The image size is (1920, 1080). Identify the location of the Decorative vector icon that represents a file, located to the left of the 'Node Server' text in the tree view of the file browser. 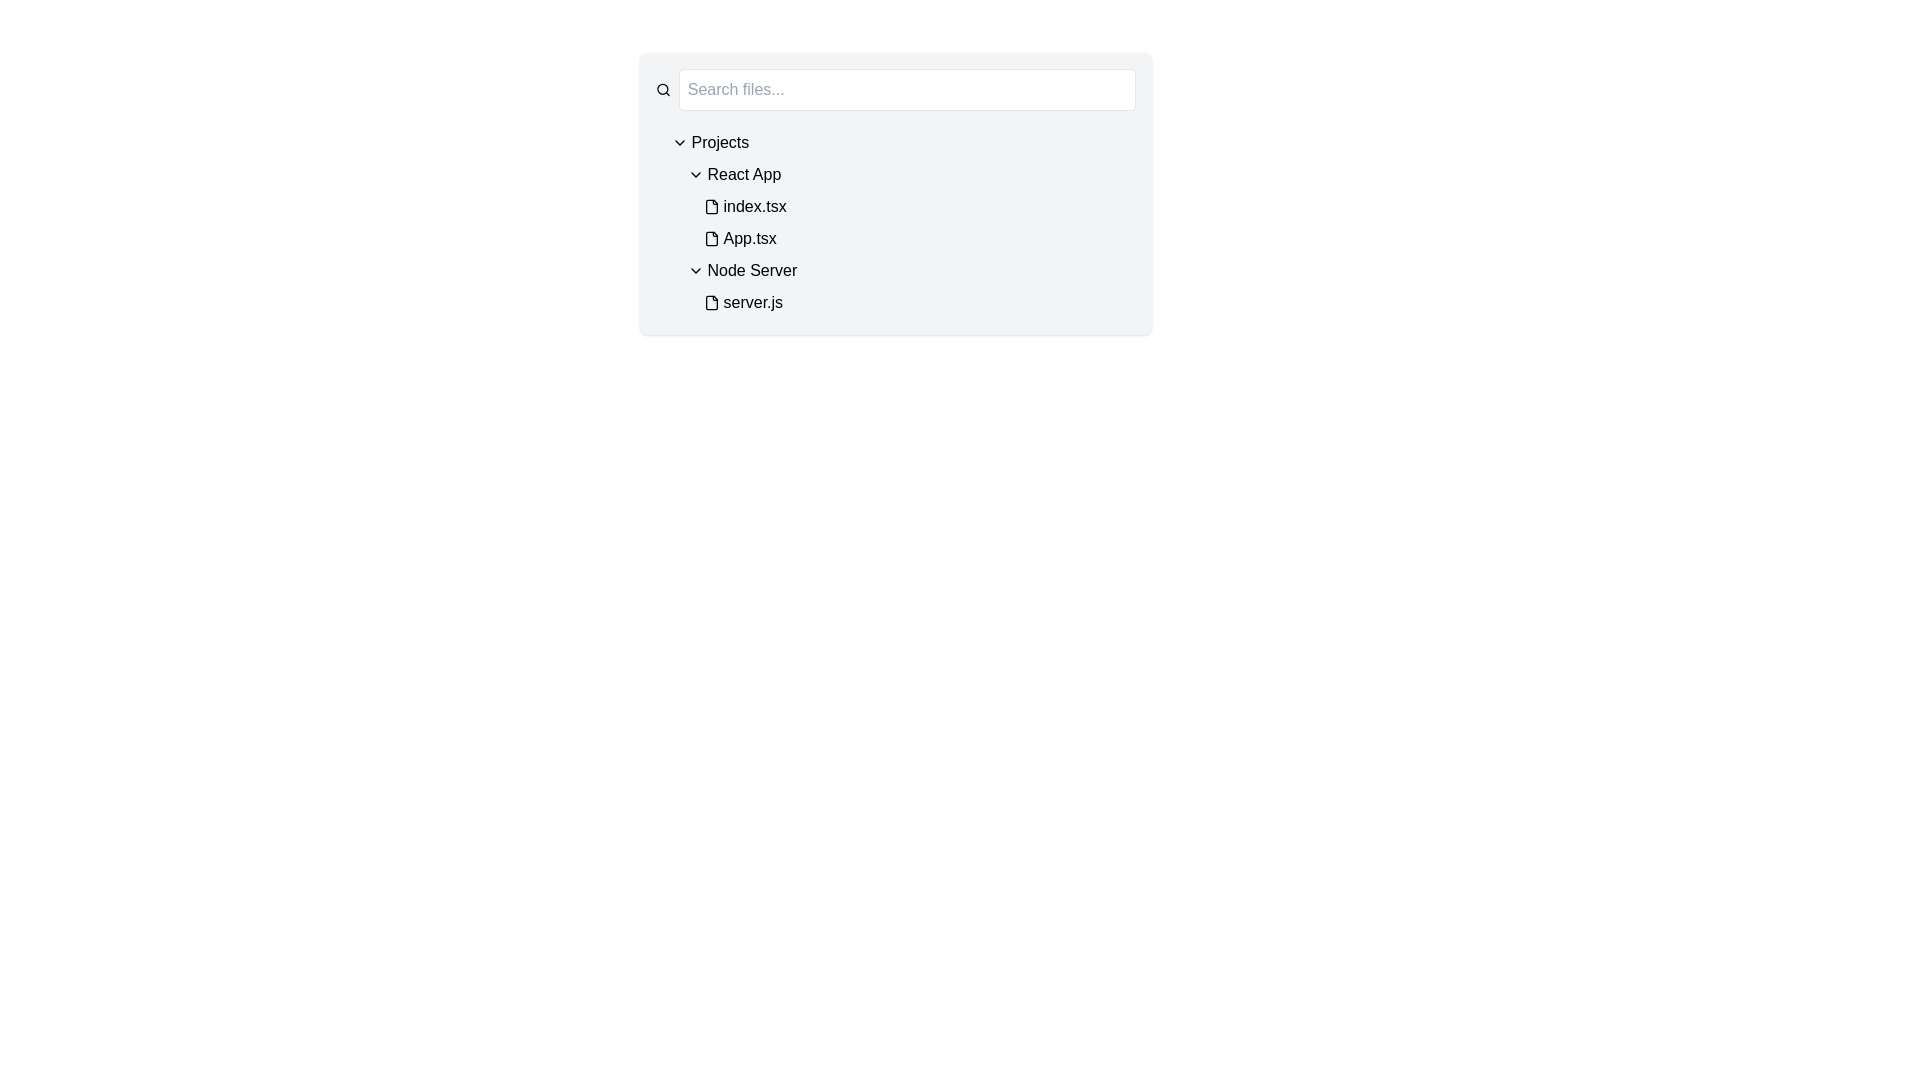
(711, 303).